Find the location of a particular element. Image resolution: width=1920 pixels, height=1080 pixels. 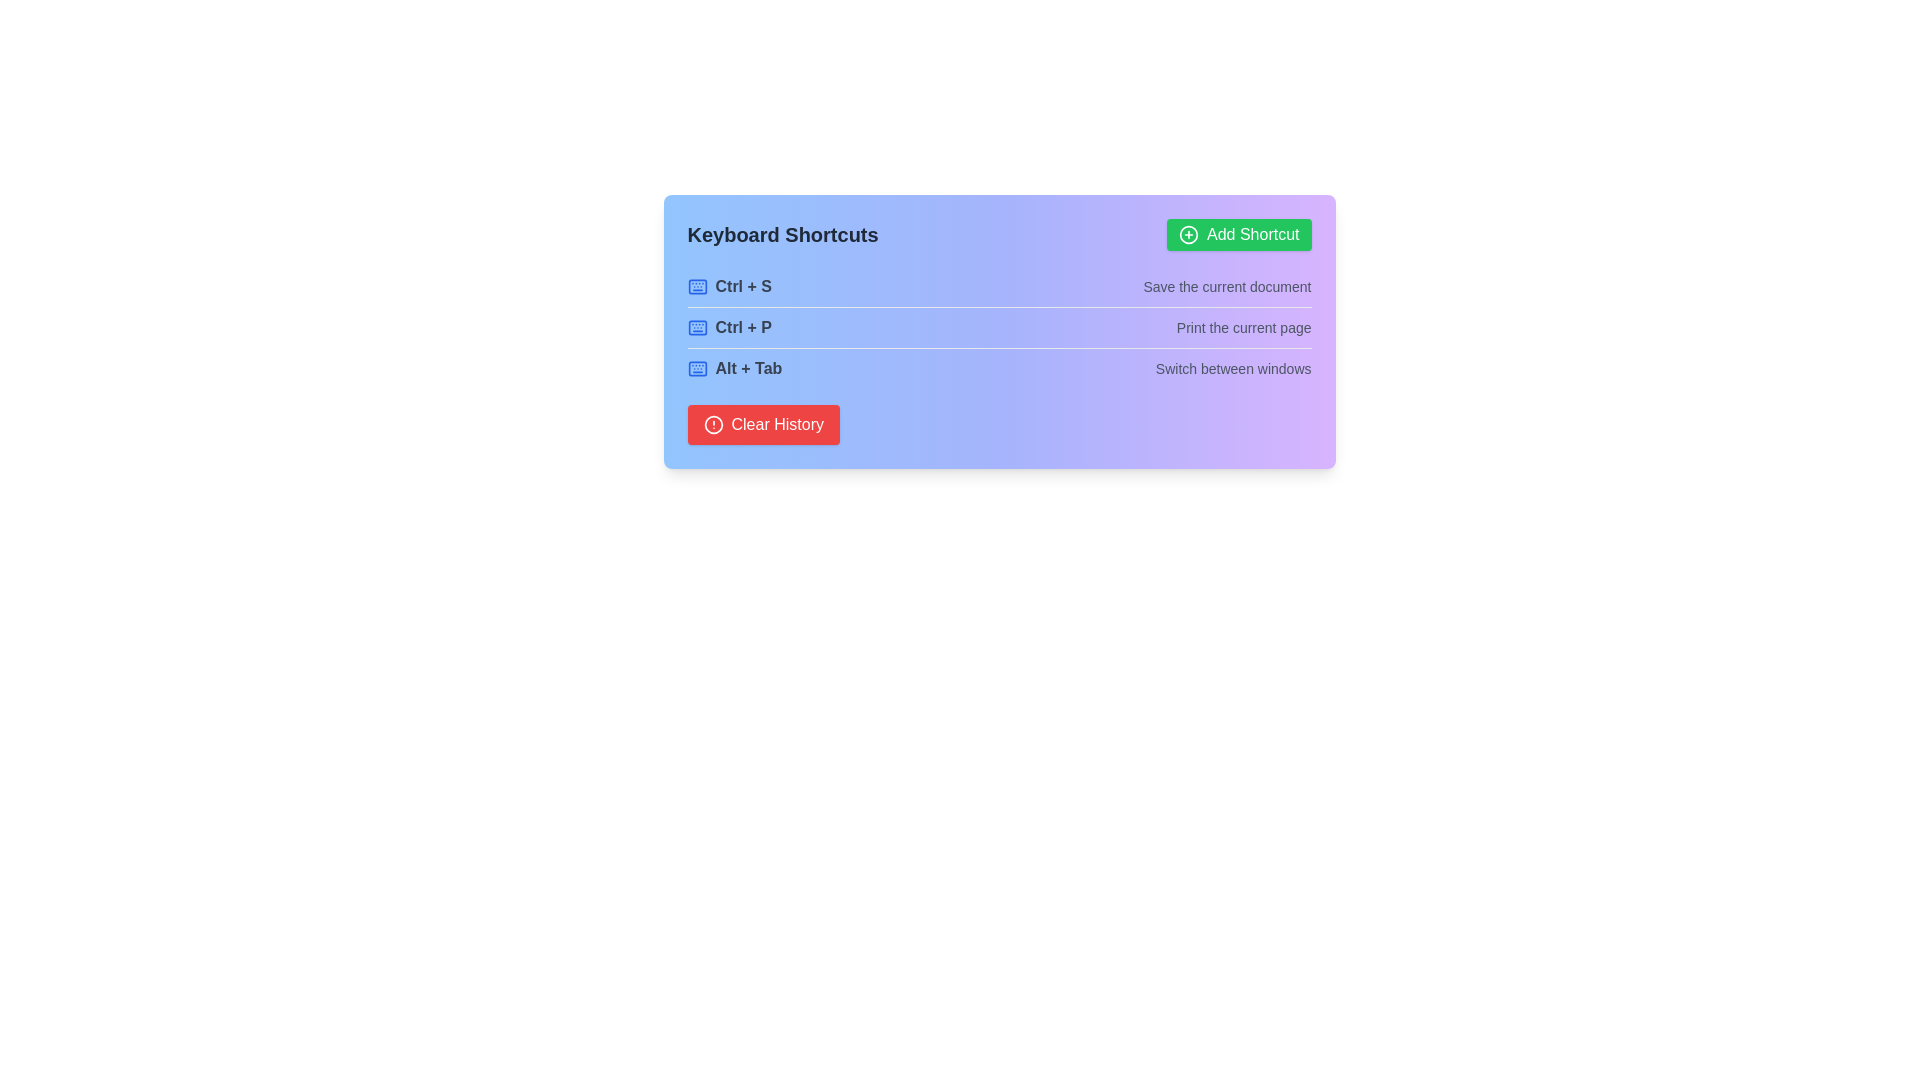

the text label displaying 'Alt + Tab' which is styled with a dark gray, semi-bold font and appears as the third entry in a vertical list of keyboard shortcuts is located at coordinates (747, 369).